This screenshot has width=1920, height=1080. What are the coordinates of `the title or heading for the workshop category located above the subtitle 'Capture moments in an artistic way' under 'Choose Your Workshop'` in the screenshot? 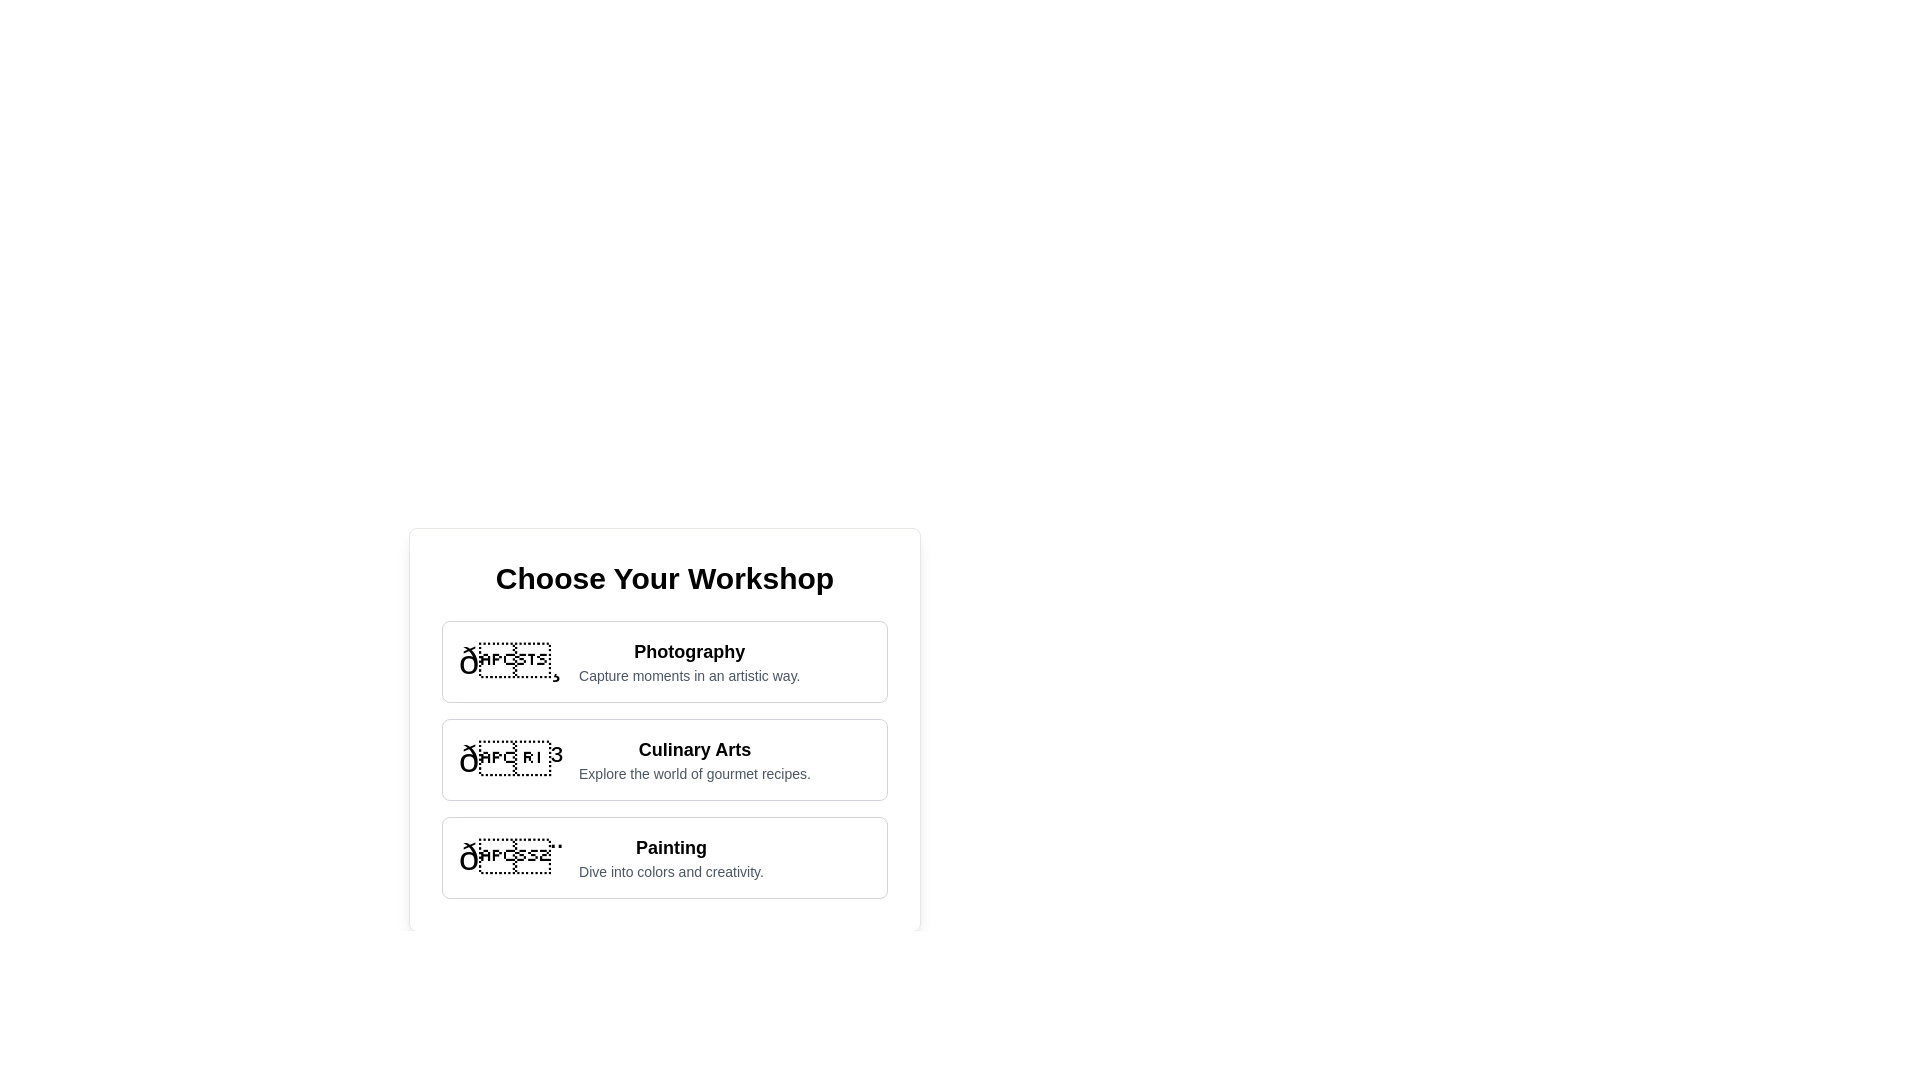 It's located at (689, 651).